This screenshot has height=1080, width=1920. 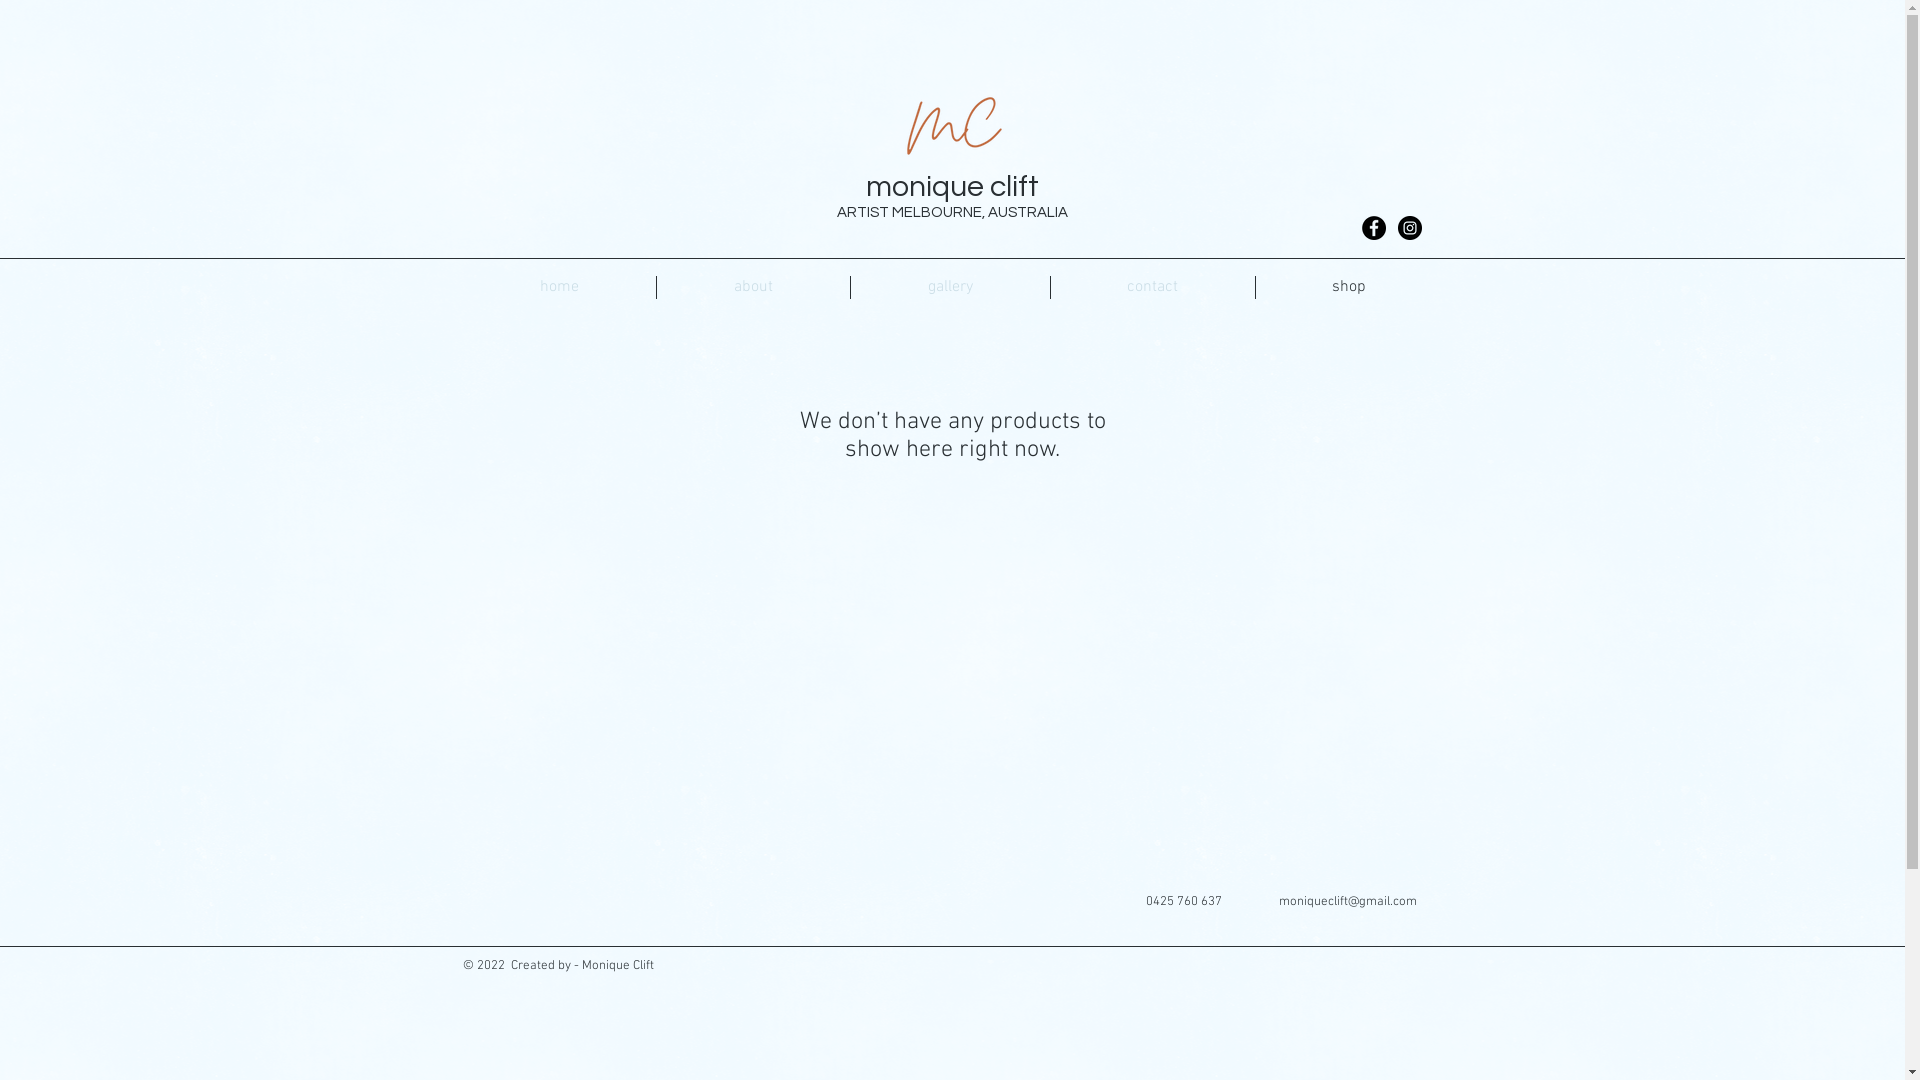 I want to click on 'home', so click(x=558, y=287).